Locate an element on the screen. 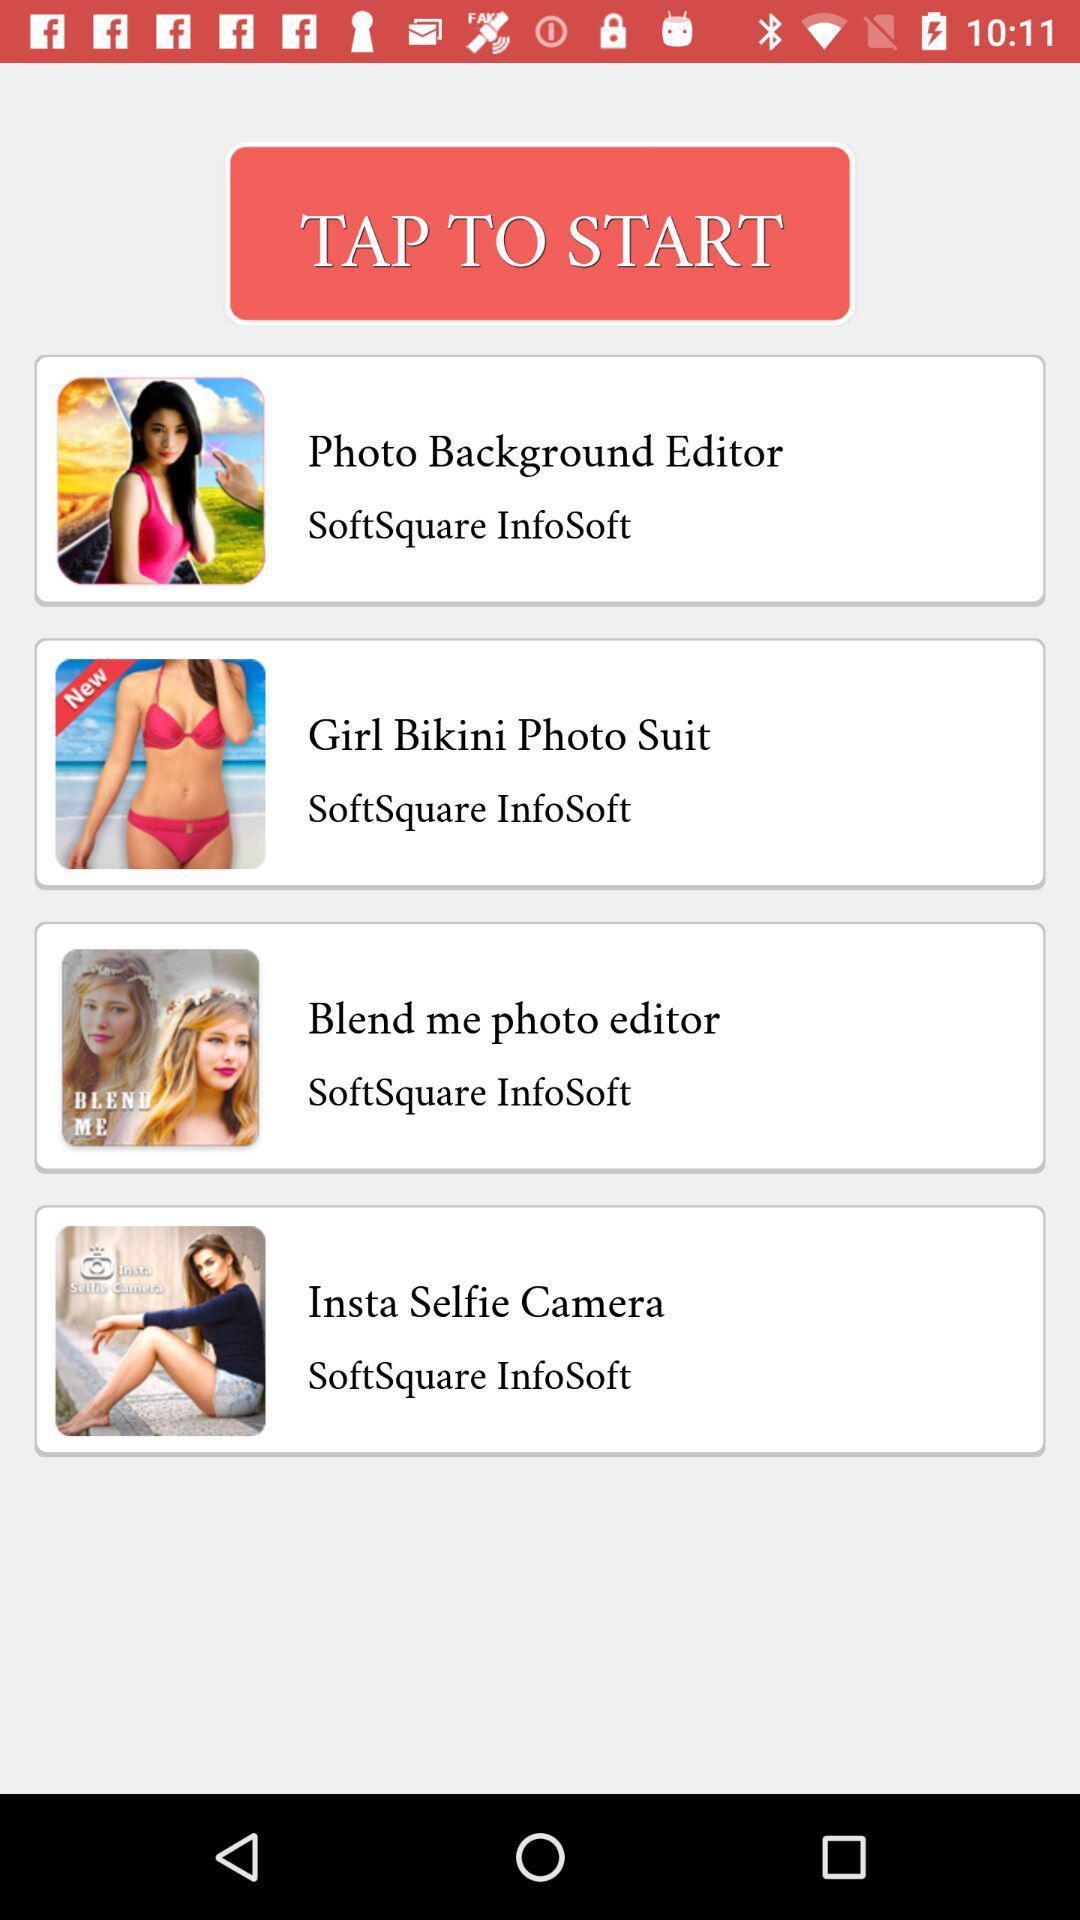  app below softsquare infosoft is located at coordinates (513, 1012).